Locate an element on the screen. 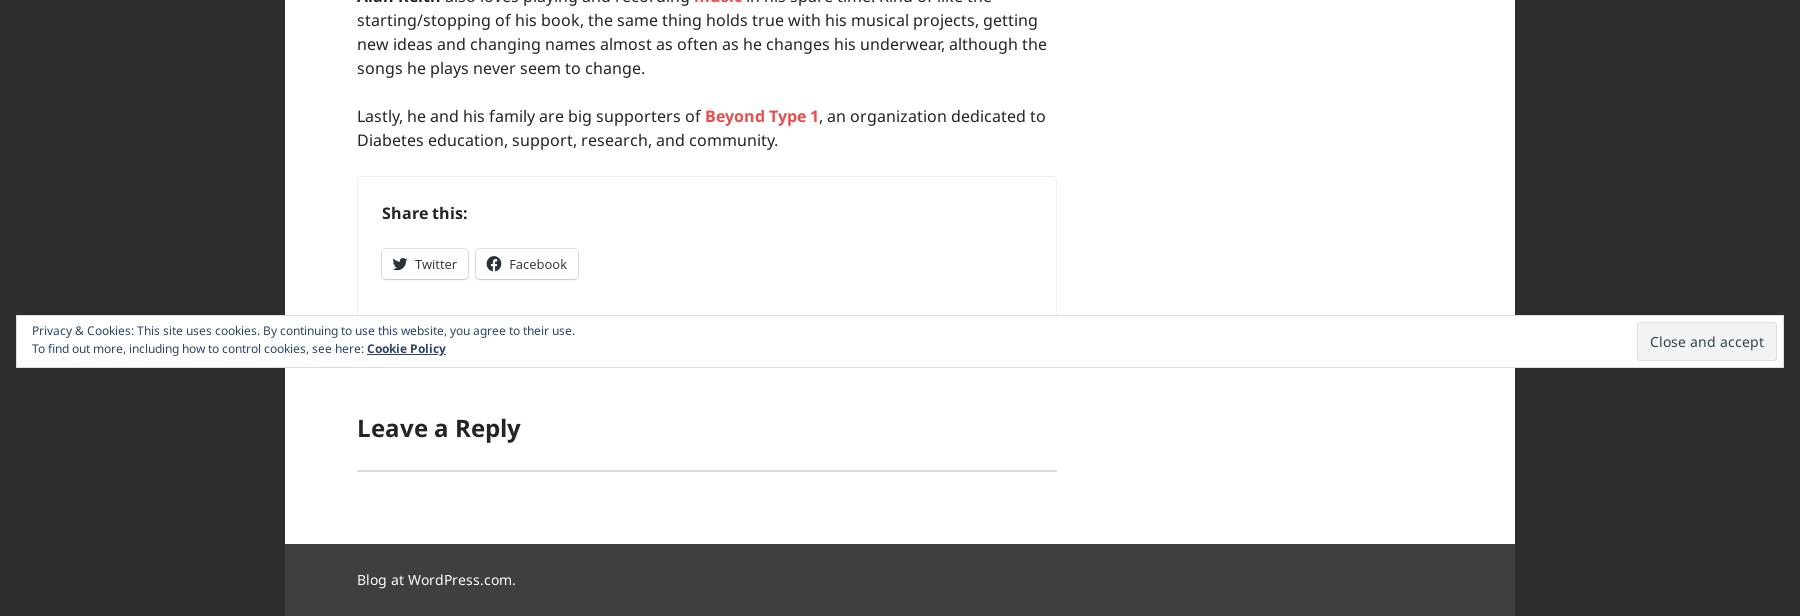 The image size is (1800, 616). 'Cookie Policy' is located at coordinates (406, 348).